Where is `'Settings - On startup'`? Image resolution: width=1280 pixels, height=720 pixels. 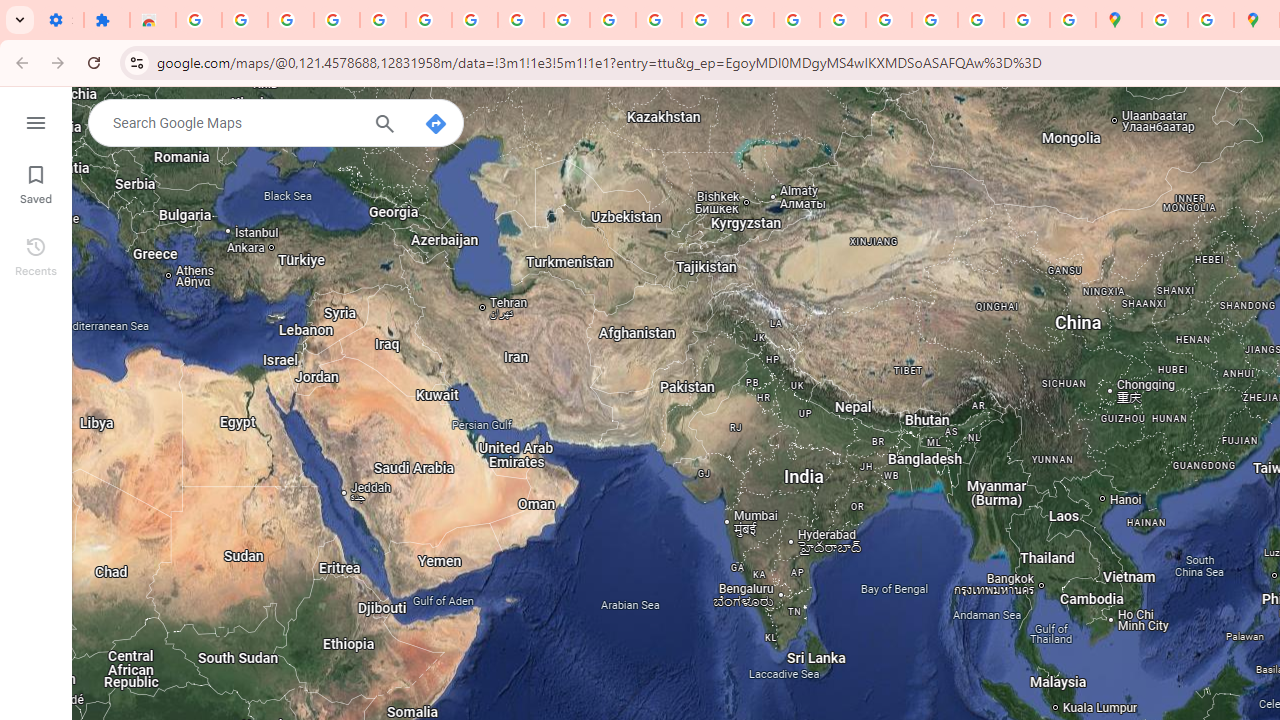
'Settings - On startup' is located at coordinates (60, 20).